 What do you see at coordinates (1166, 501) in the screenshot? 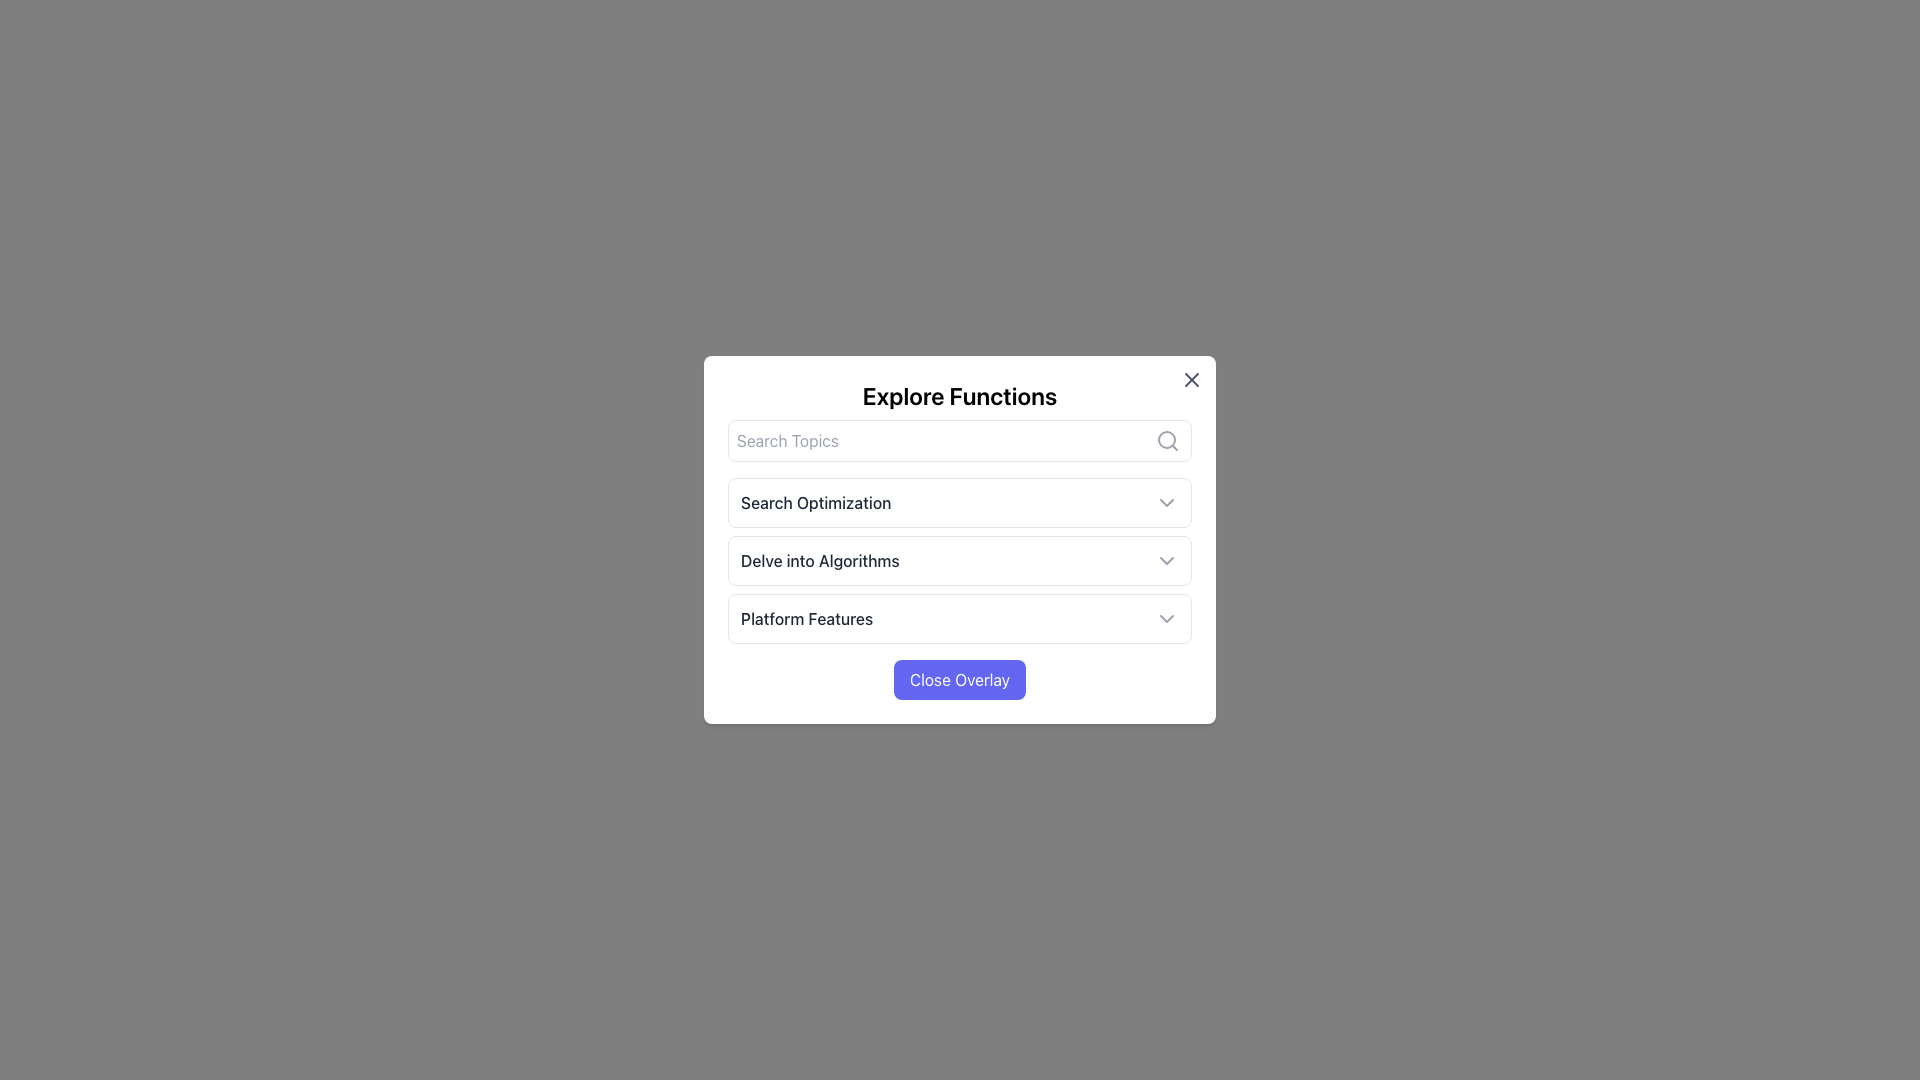
I see `the downward-facing chevron icon located to the right of the 'Search Optimization' text` at bounding box center [1166, 501].